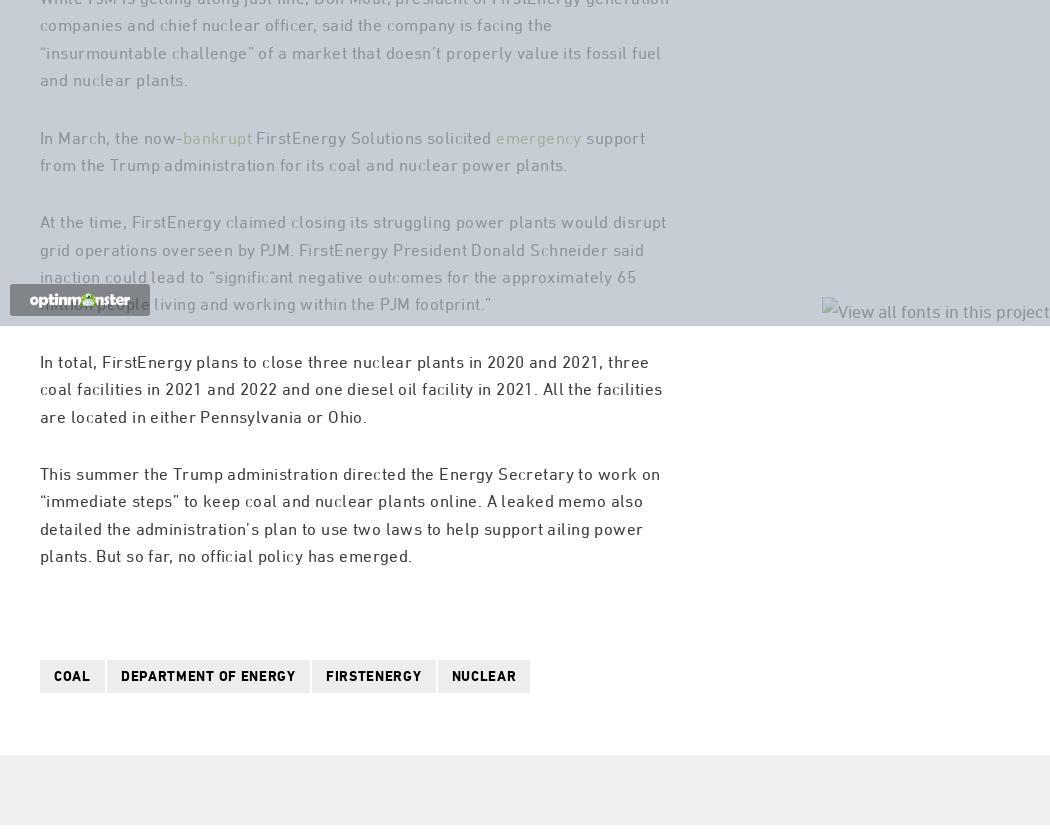  I want to click on 'emergency', so click(538, 217).